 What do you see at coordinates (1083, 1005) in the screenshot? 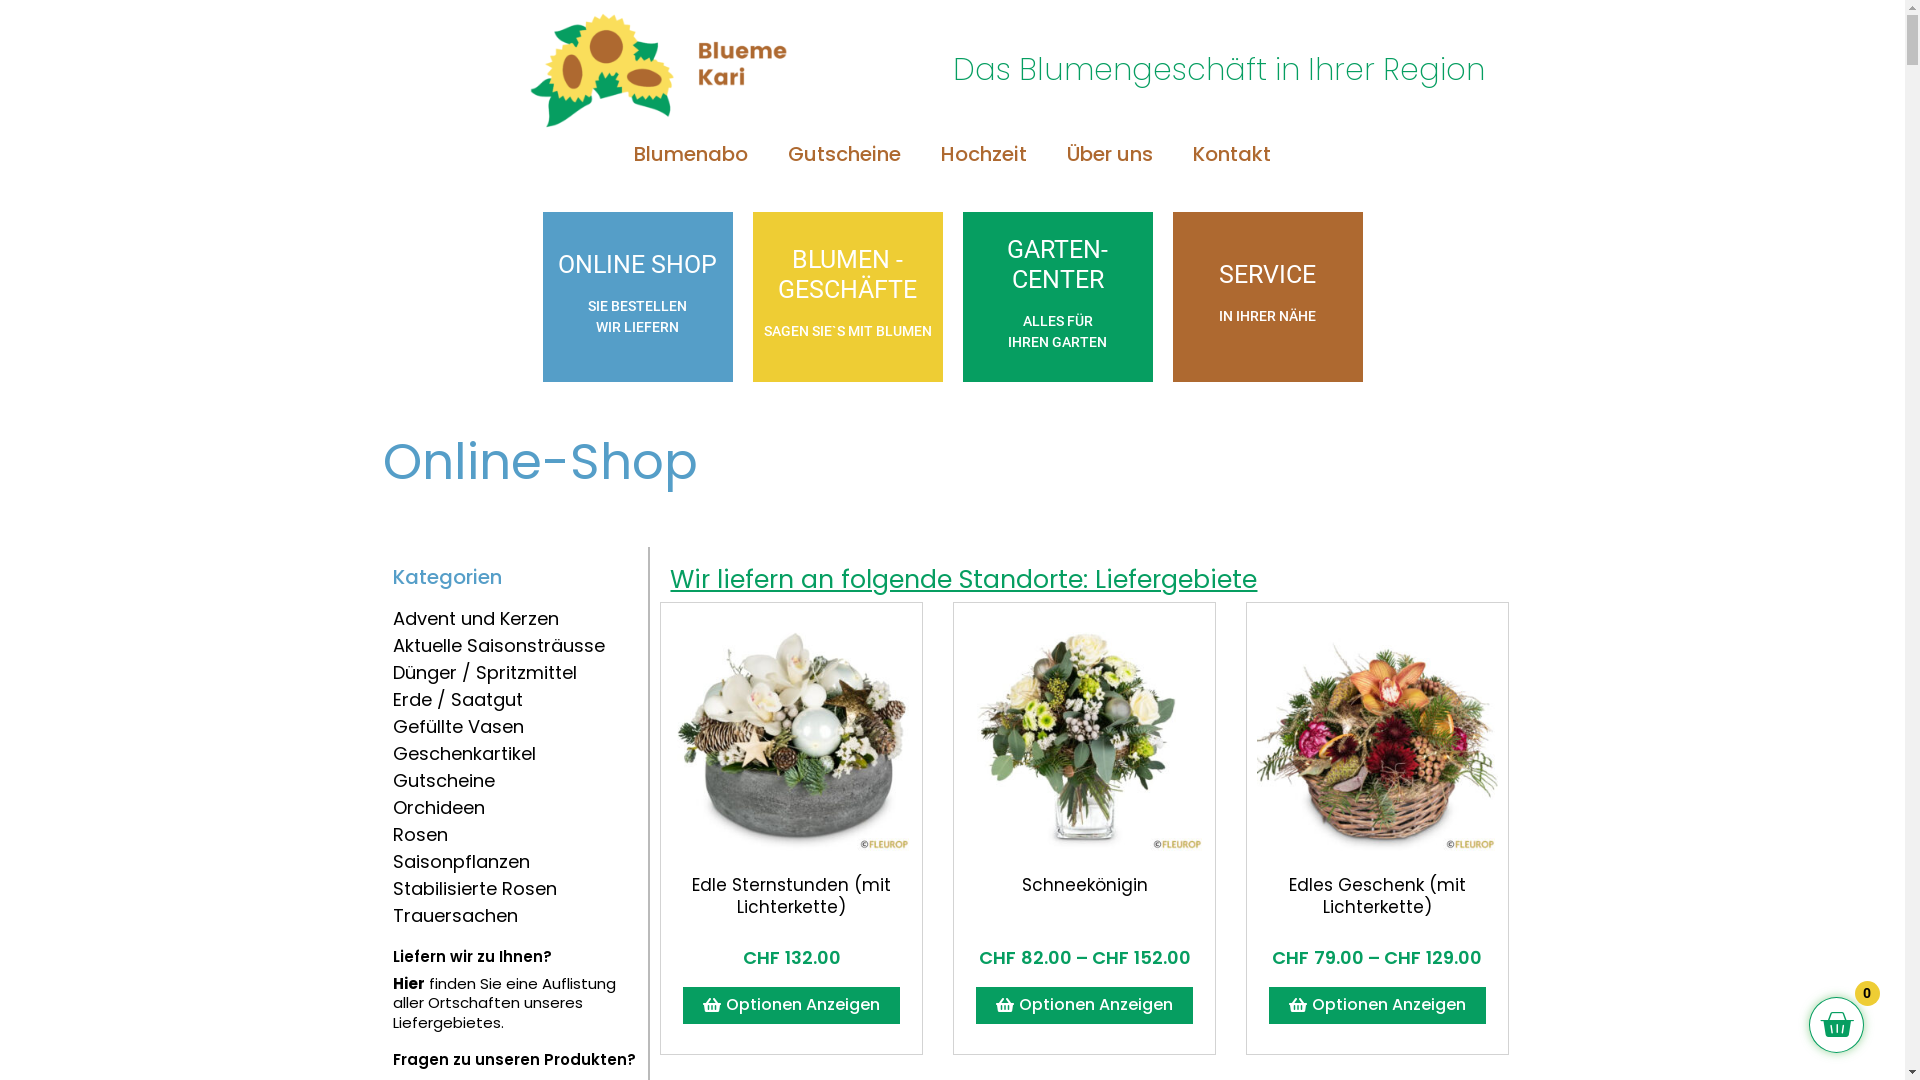
I see `'Optionen Anzeigen'` at bounding box center [1083, 1005].